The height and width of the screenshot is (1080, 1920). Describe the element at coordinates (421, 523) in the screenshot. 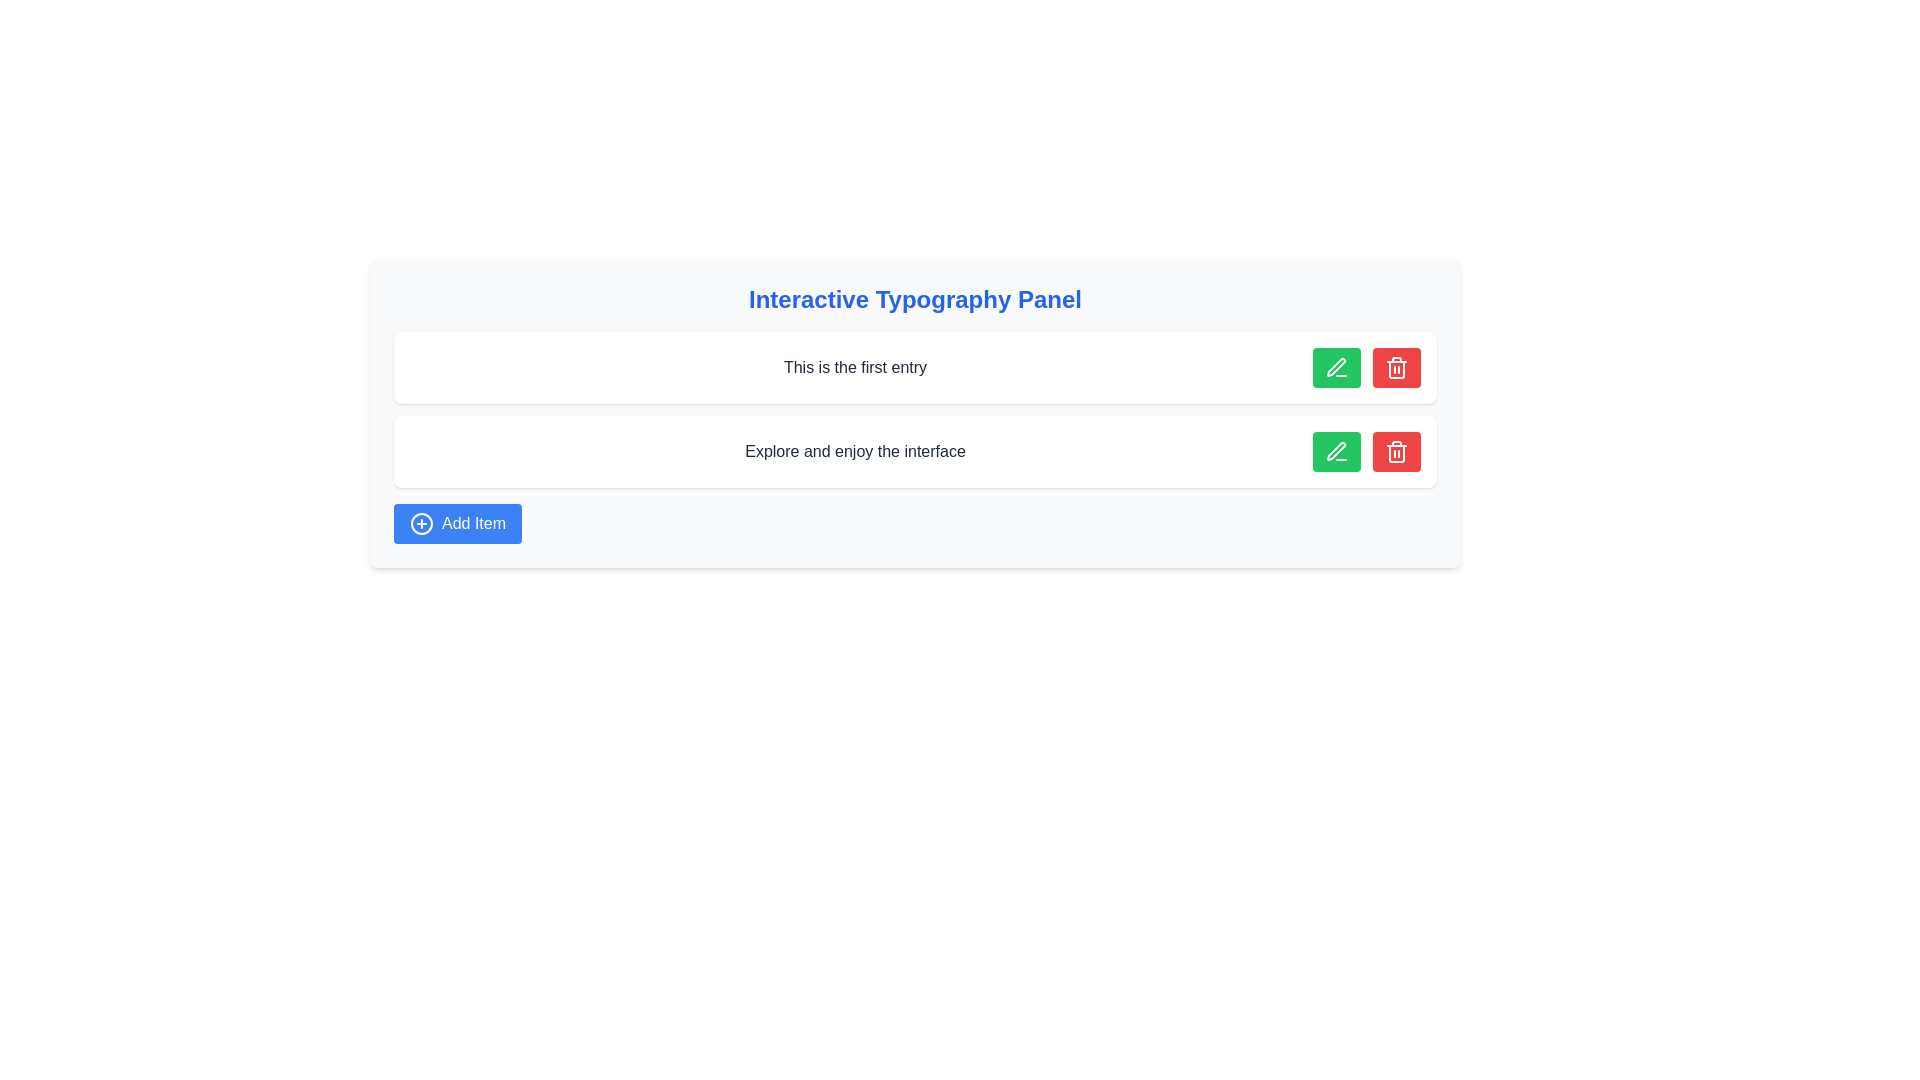

I see `the decorative circular background element of the '+' sign within the 'Add Item' button located at the bottom left of the interactive panel` at that location.